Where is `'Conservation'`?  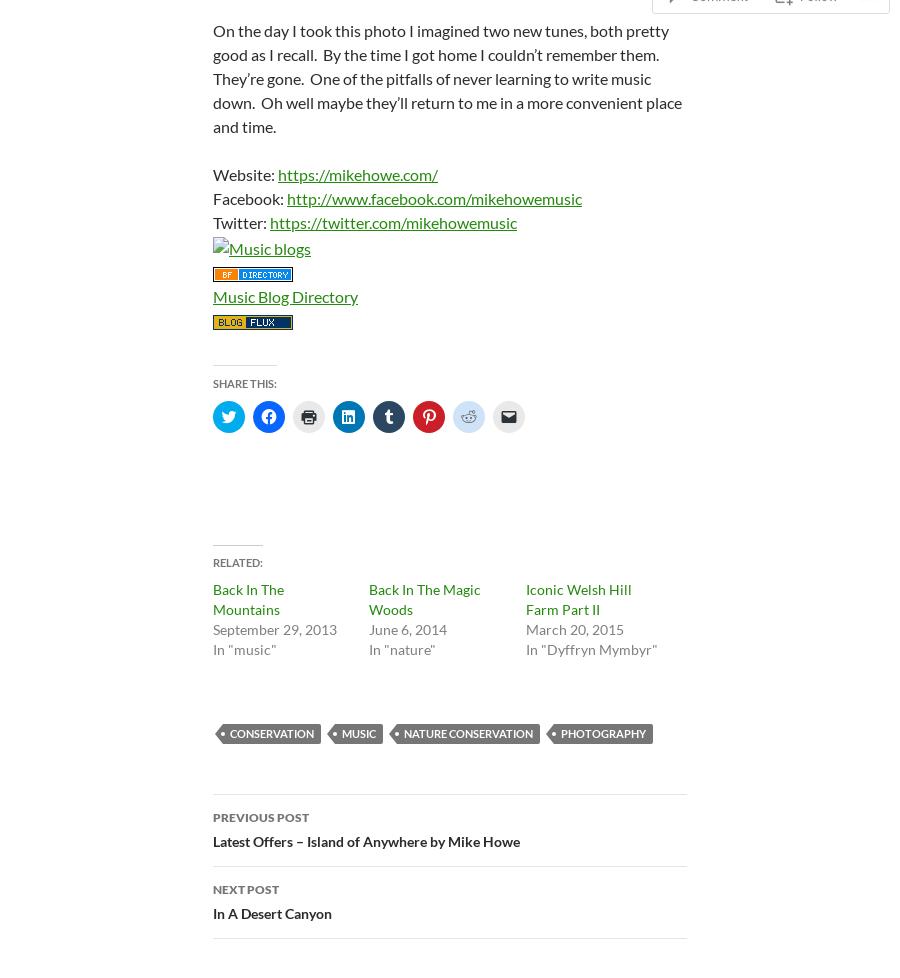
'Conservation' is located at coordinates (270, 732).